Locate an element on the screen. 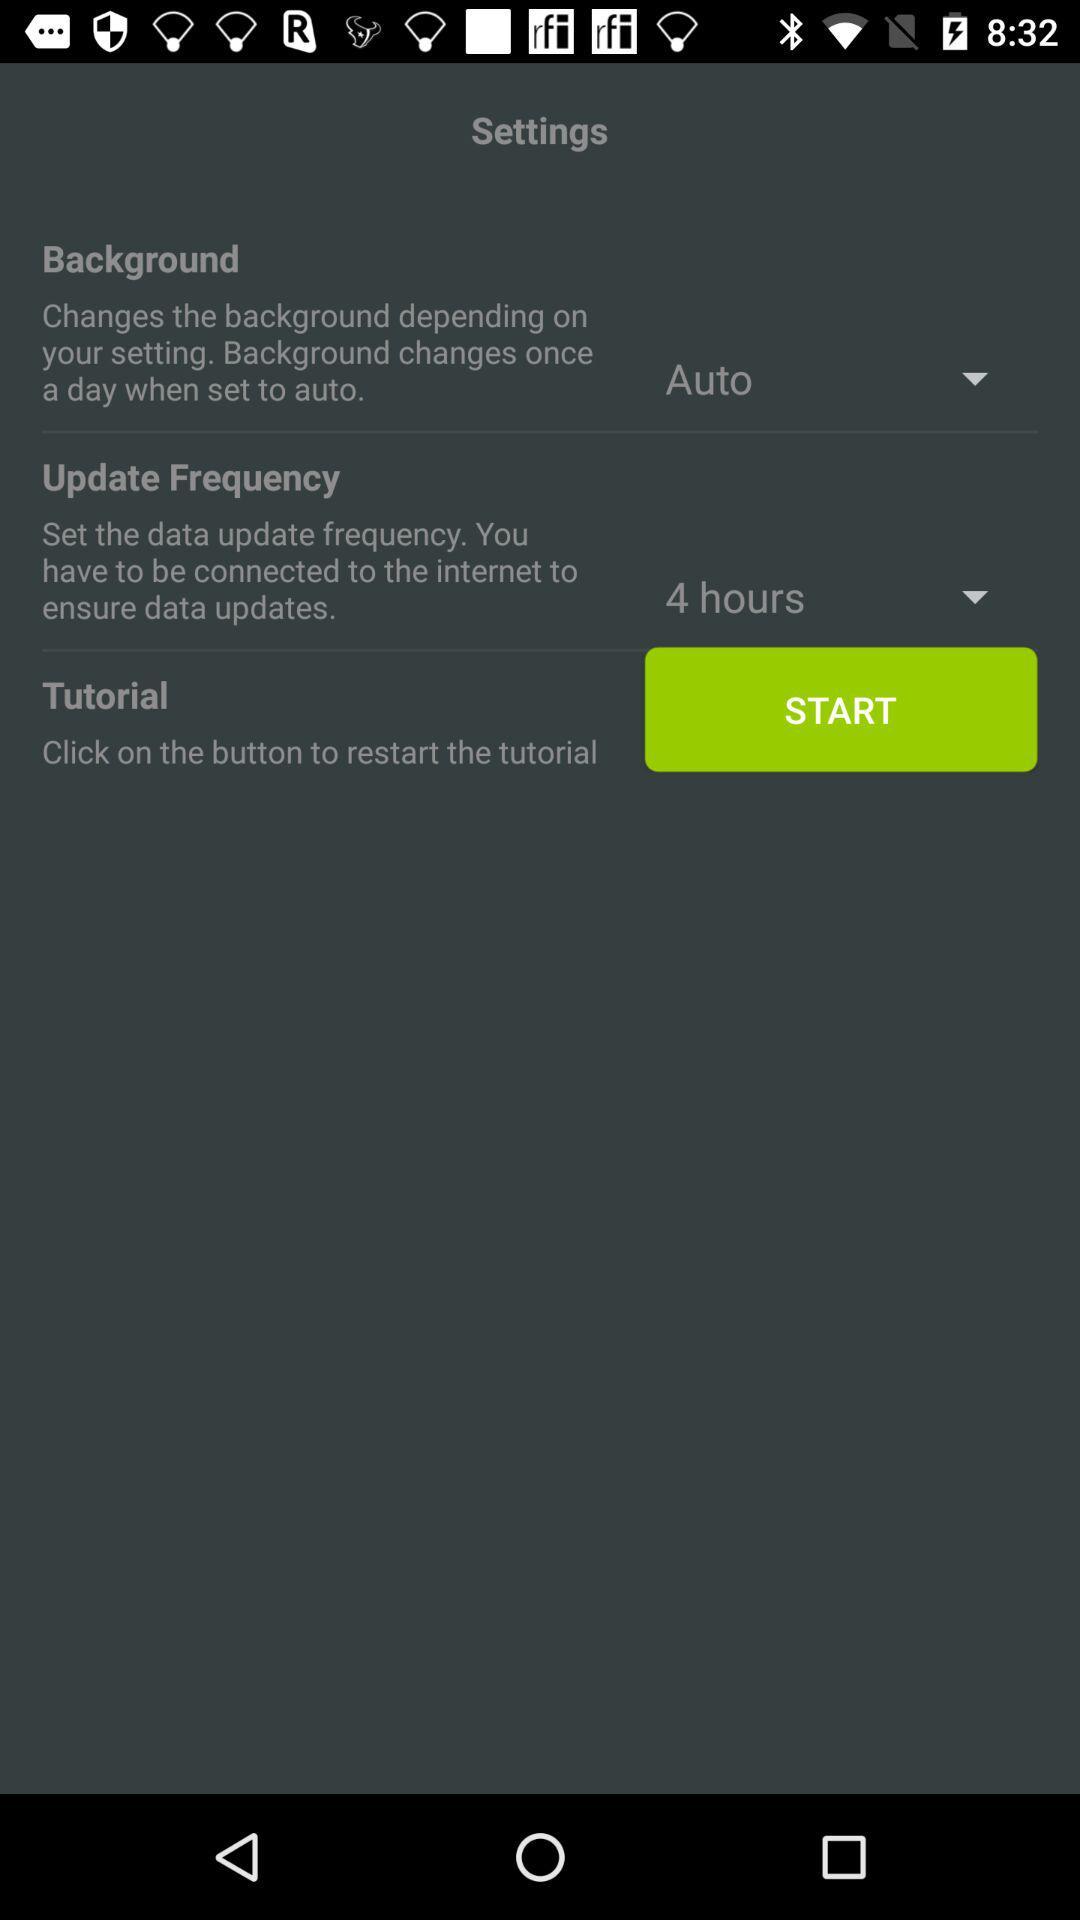 The height and width of the screenshot is (1920, 1080). the text above start is located at coordinates (840, 595).